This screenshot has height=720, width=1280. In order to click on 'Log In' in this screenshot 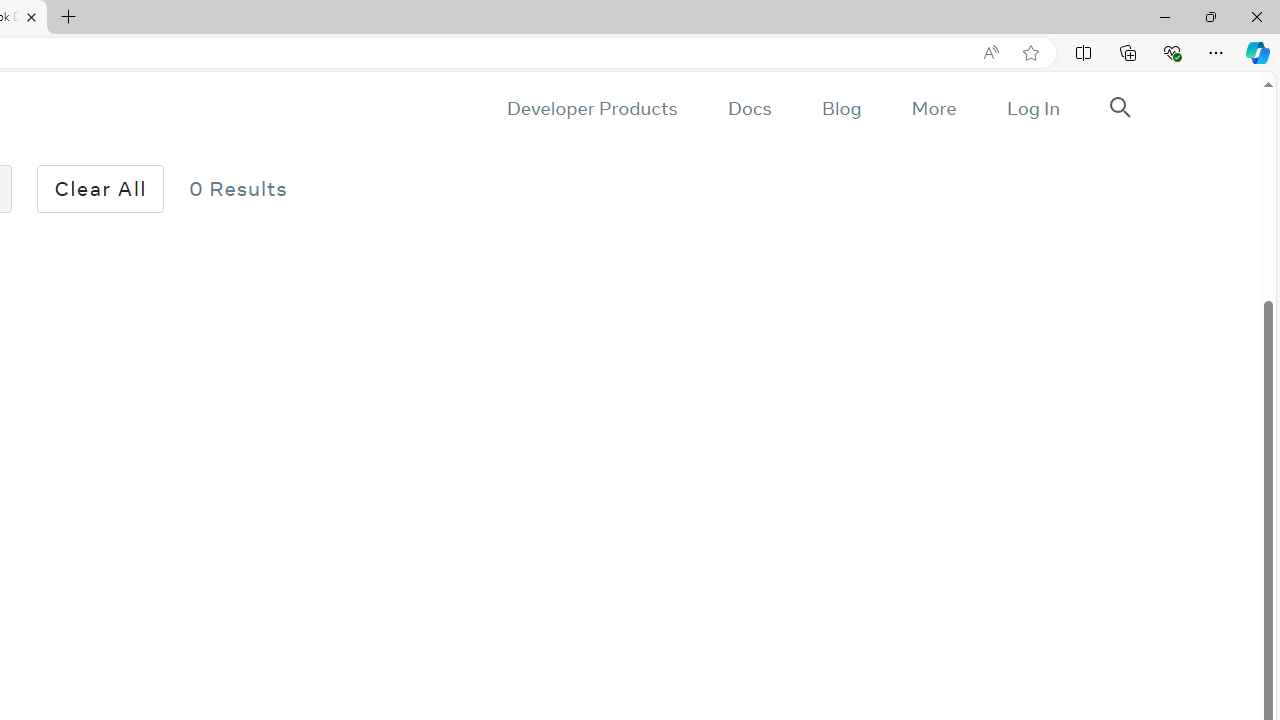, I will do `click(1032, 108)`.